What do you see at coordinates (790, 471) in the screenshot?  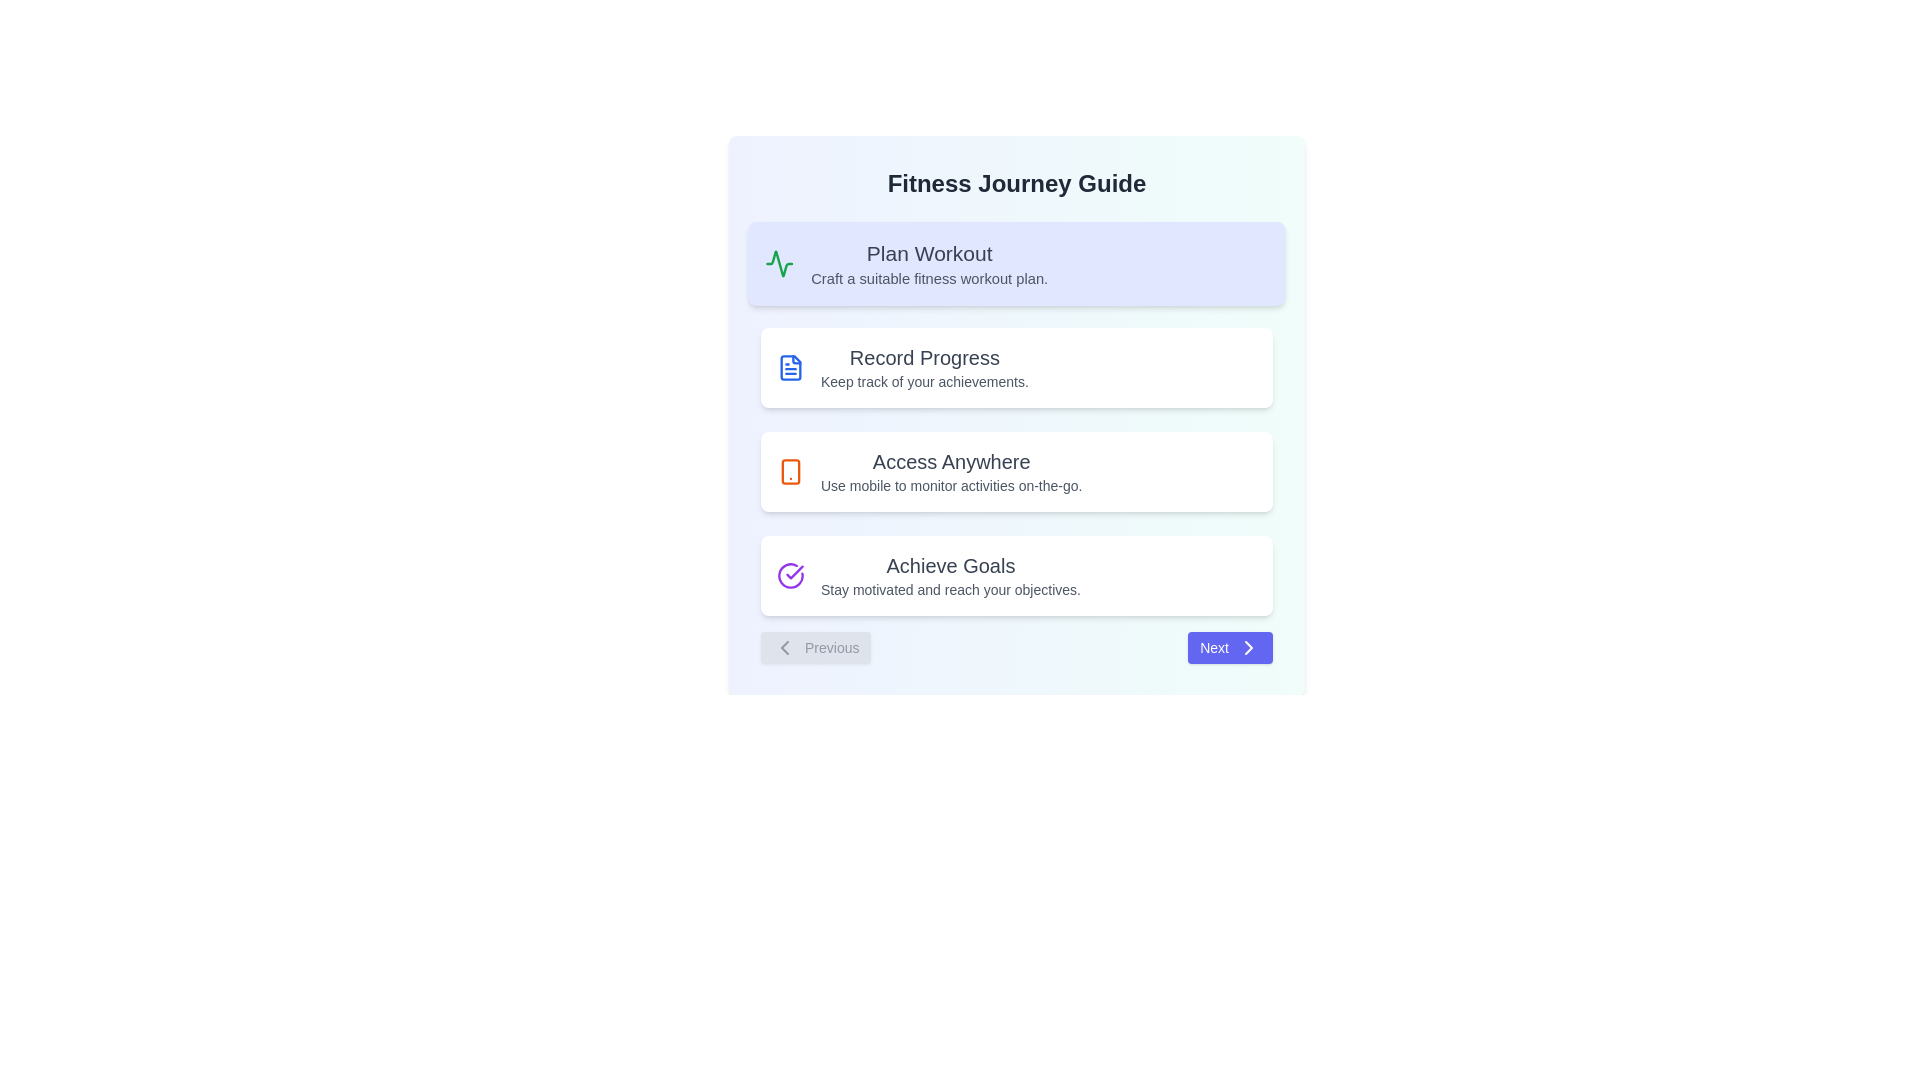 I see `the small orange smartphone icon with a minimalist design located in the 'Access Anywhere' section, which is the third icon from the top` at bounding box center [790, 471].